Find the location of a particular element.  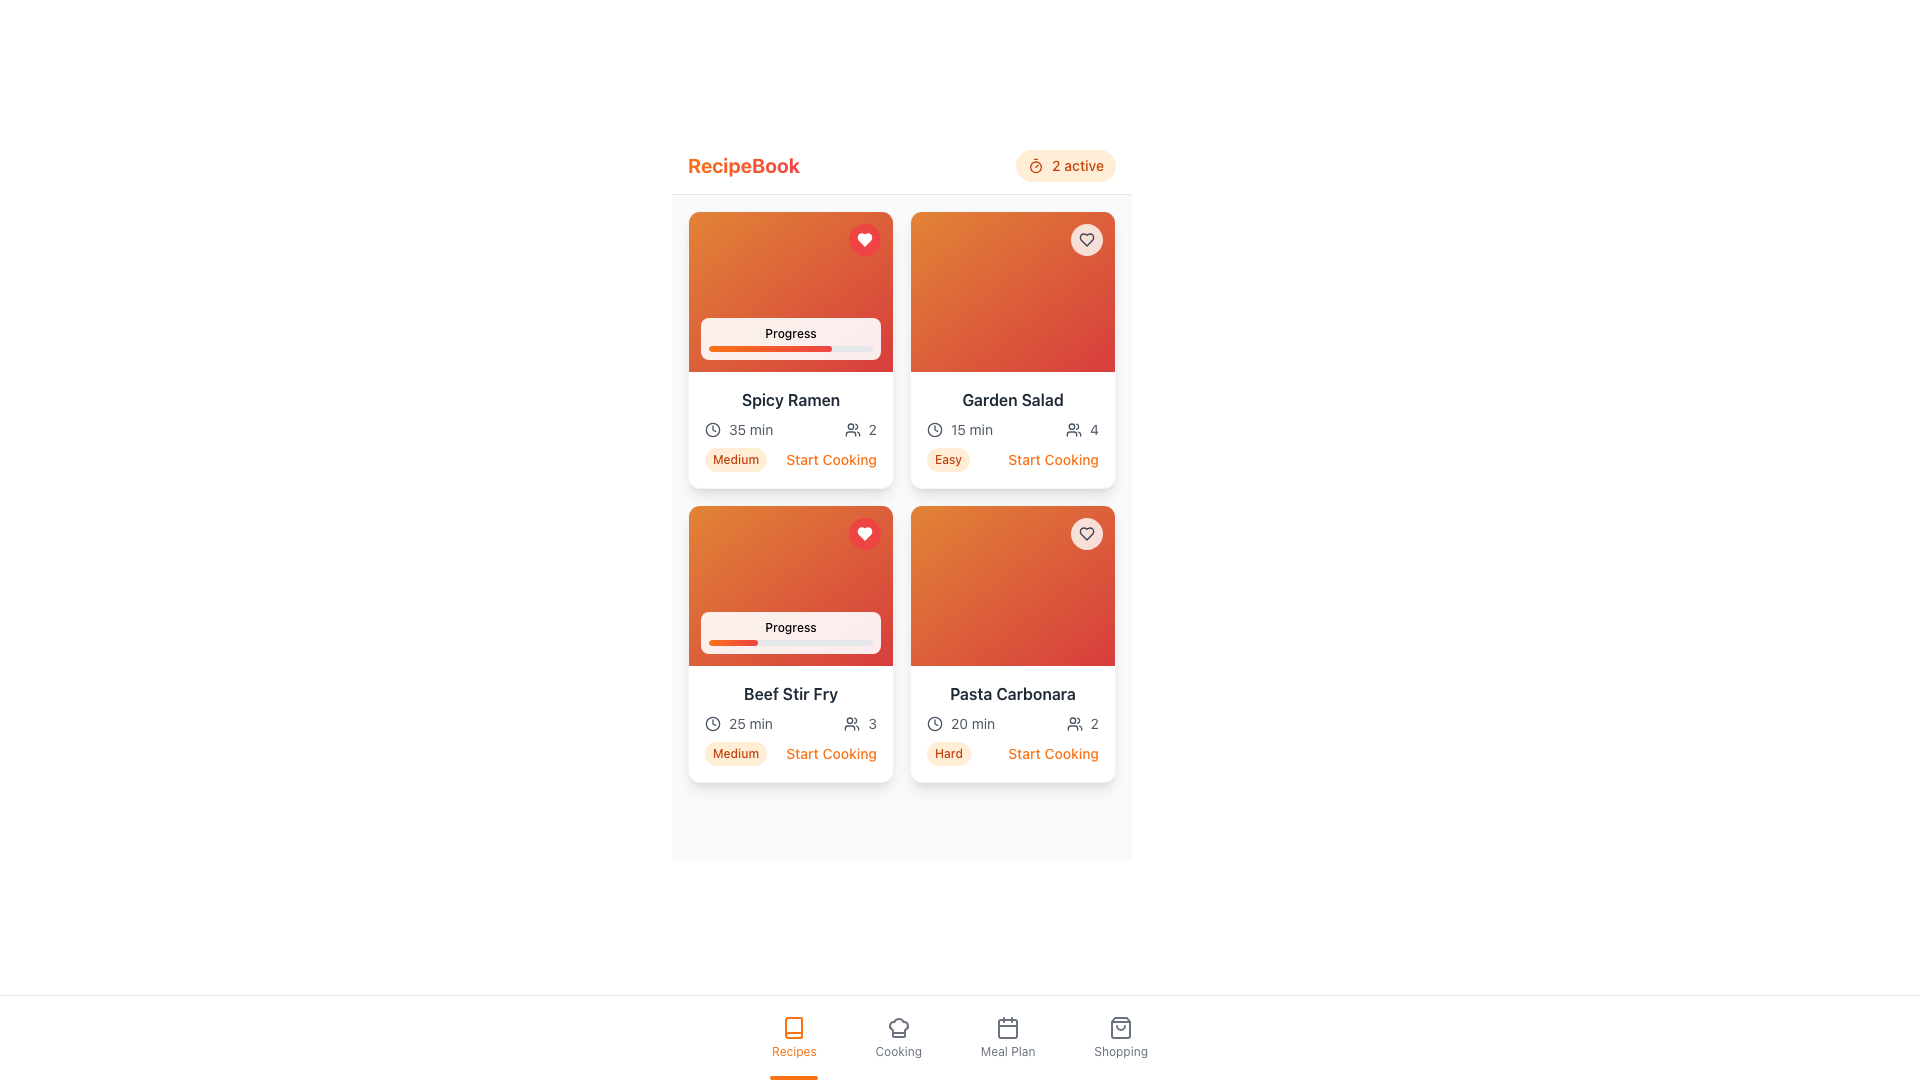

the timer icon located at the start of the badge component labeled '2 active', positioned to the left of the text near the top-right of the page adjacent to the title 'RecipeBook' is located at coordinates (1036, 164).